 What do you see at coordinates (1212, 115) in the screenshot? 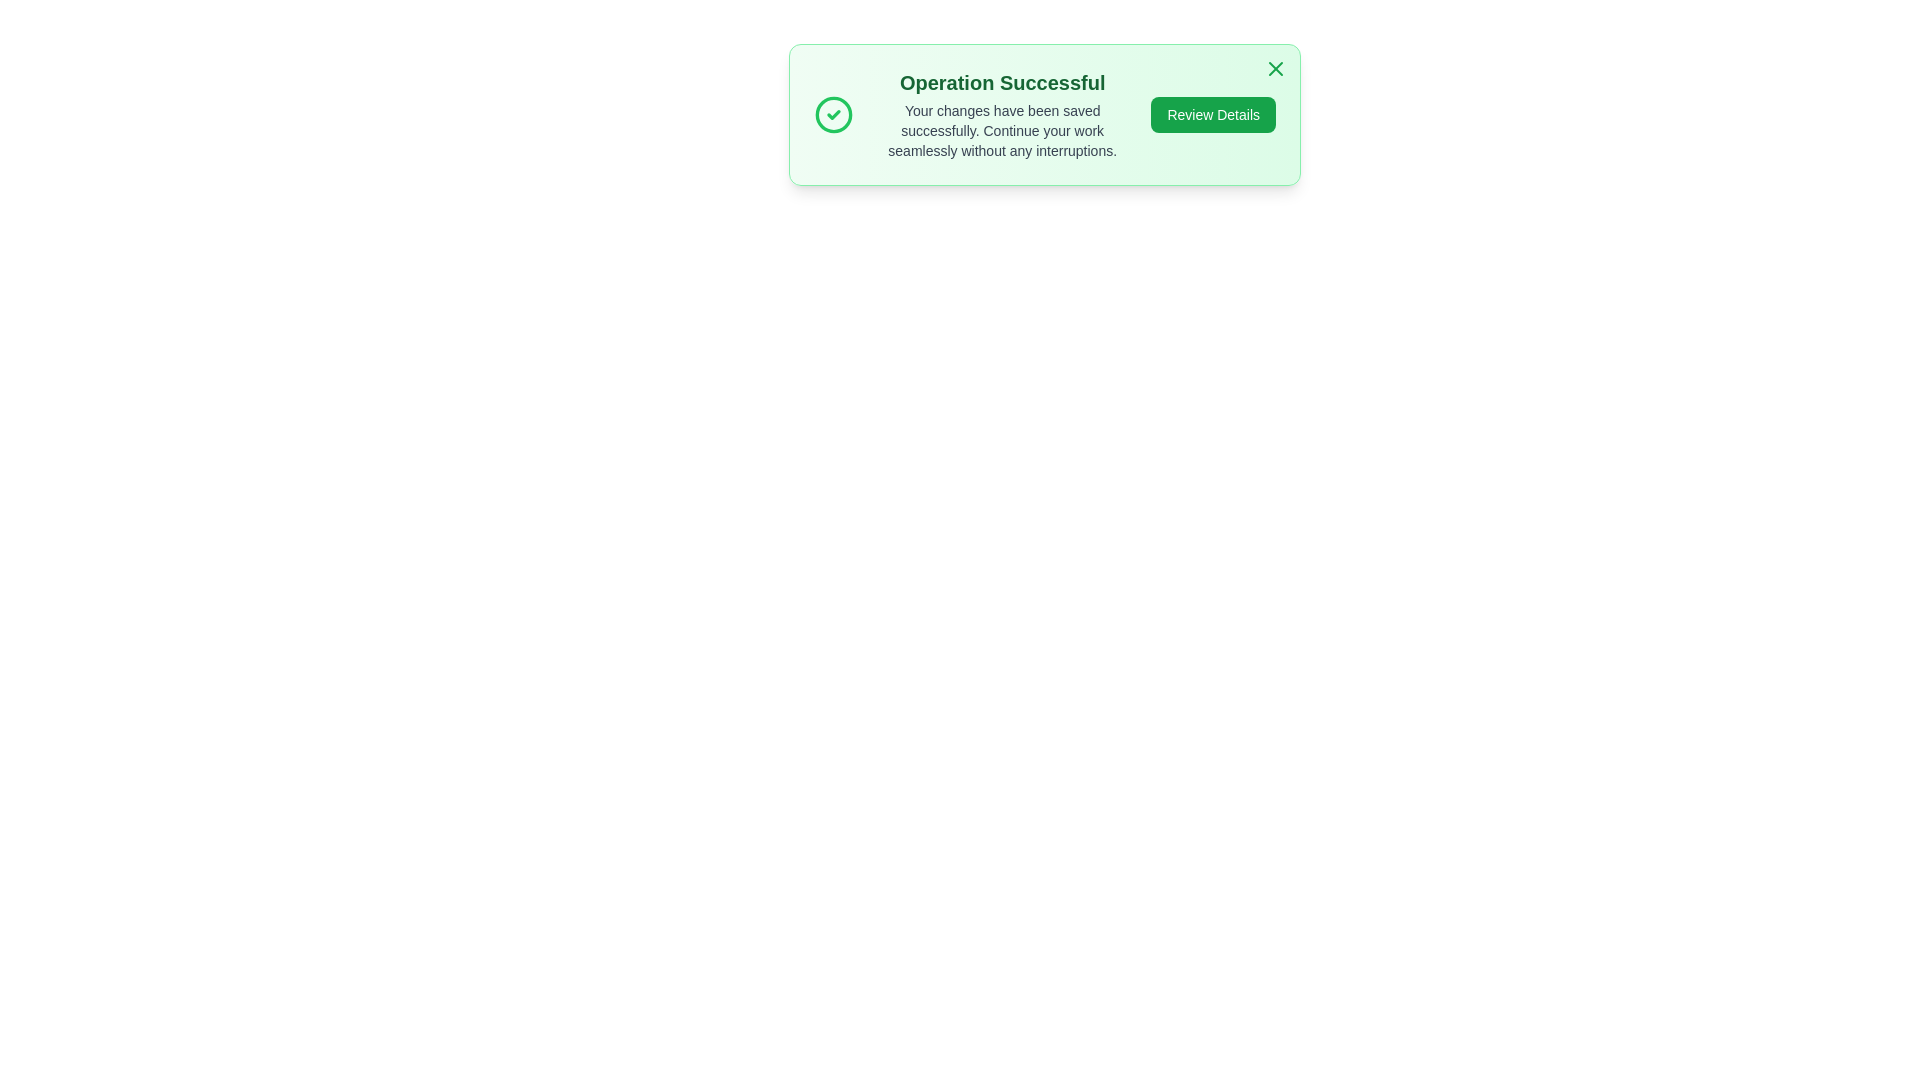
I see `the 'Review Details' button to proceed with the provided information` at bounding box center [1212, 115].